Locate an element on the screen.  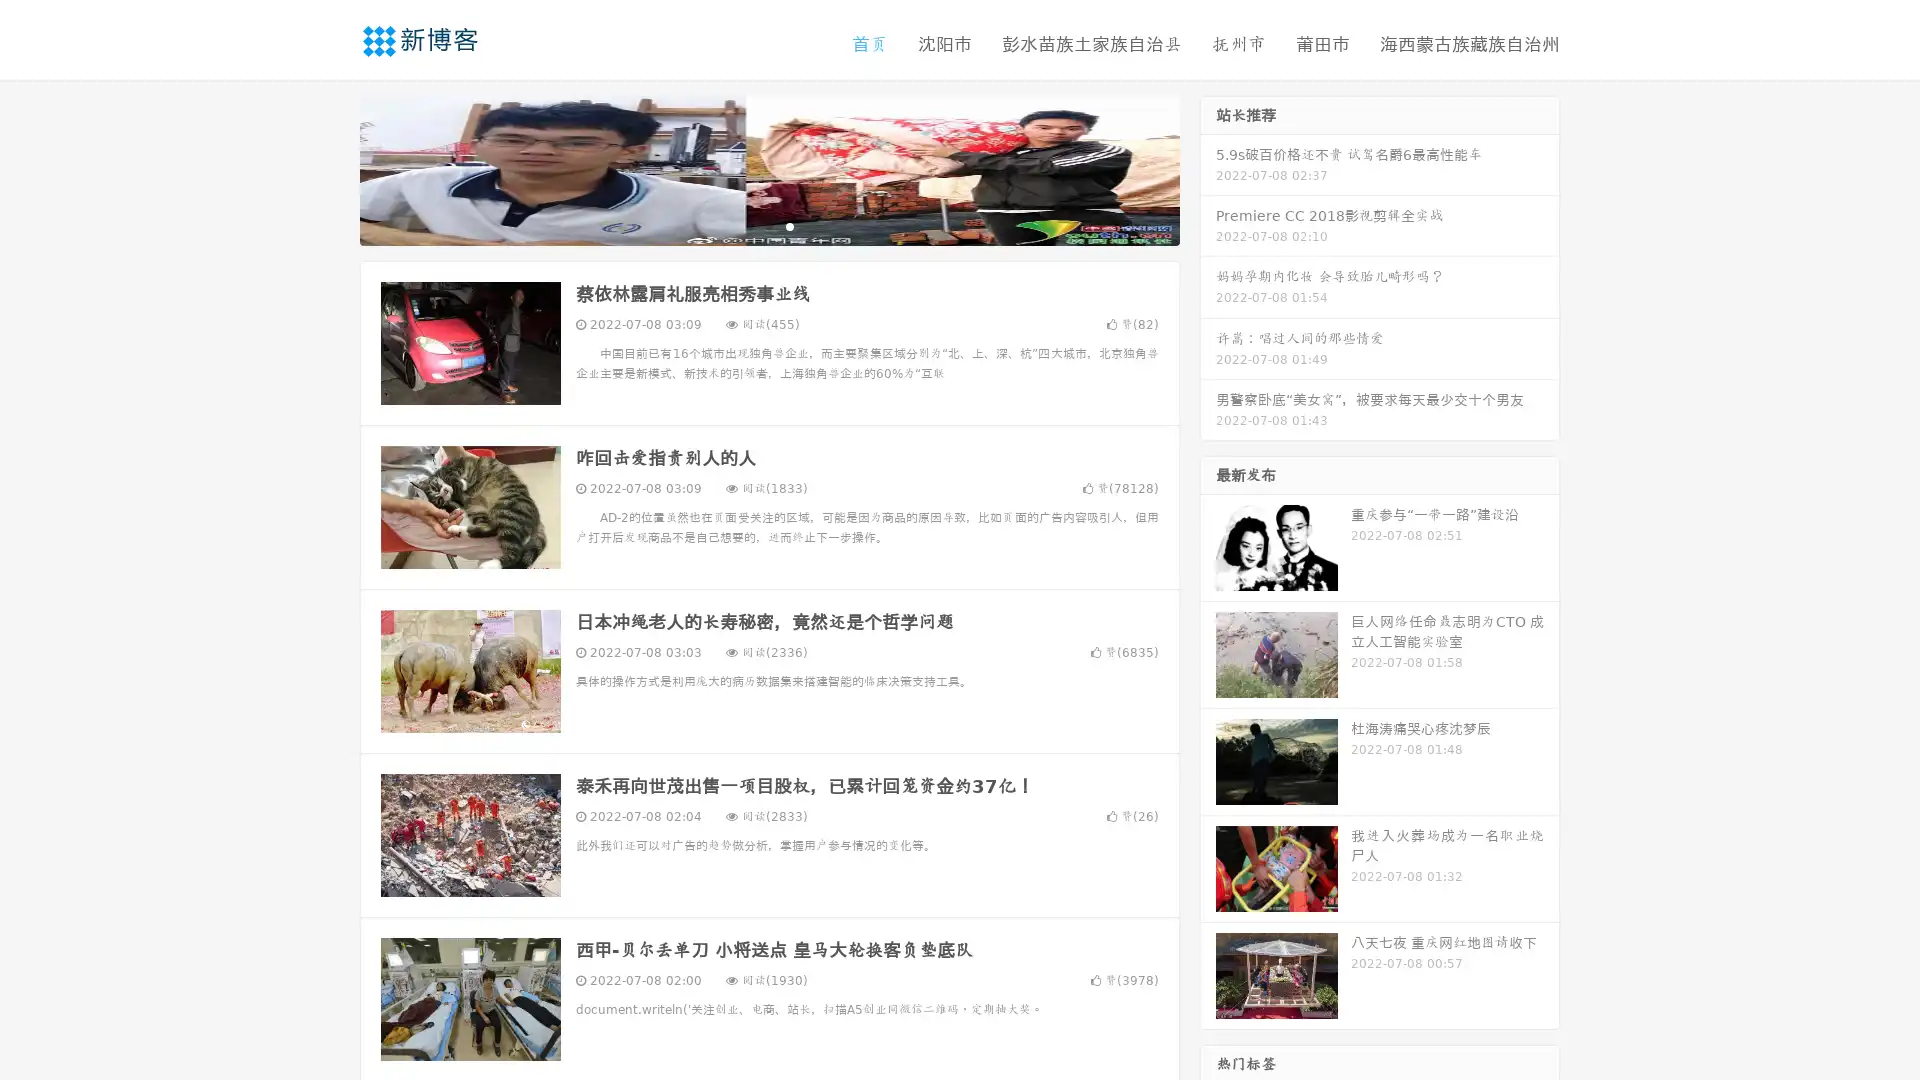
Go to slide 1 is located at coordinates (748, 225).